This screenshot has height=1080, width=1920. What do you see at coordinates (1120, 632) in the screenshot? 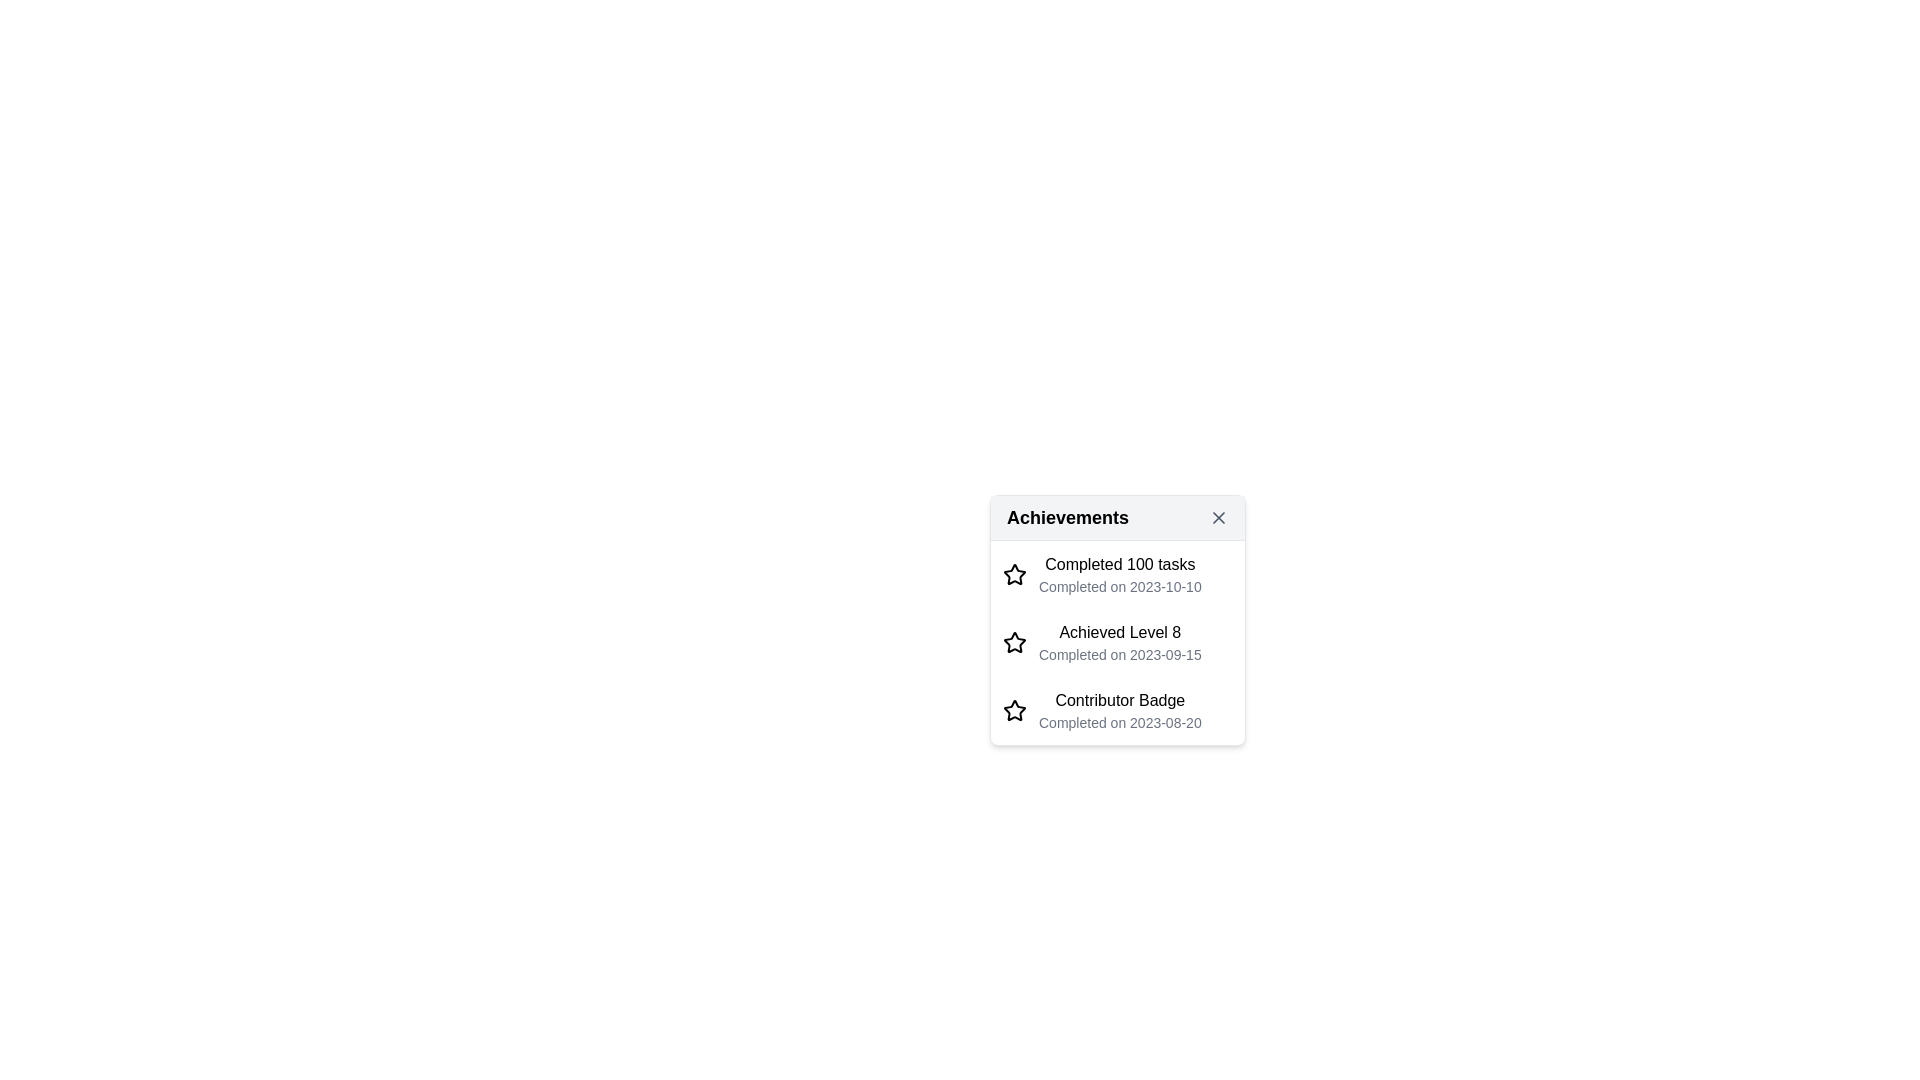
I see `the text label displaying 'Achieved Level 8' within the 'Achievements' panel, which is the second item in the list of achievements` at bounding box center [1120, 632].